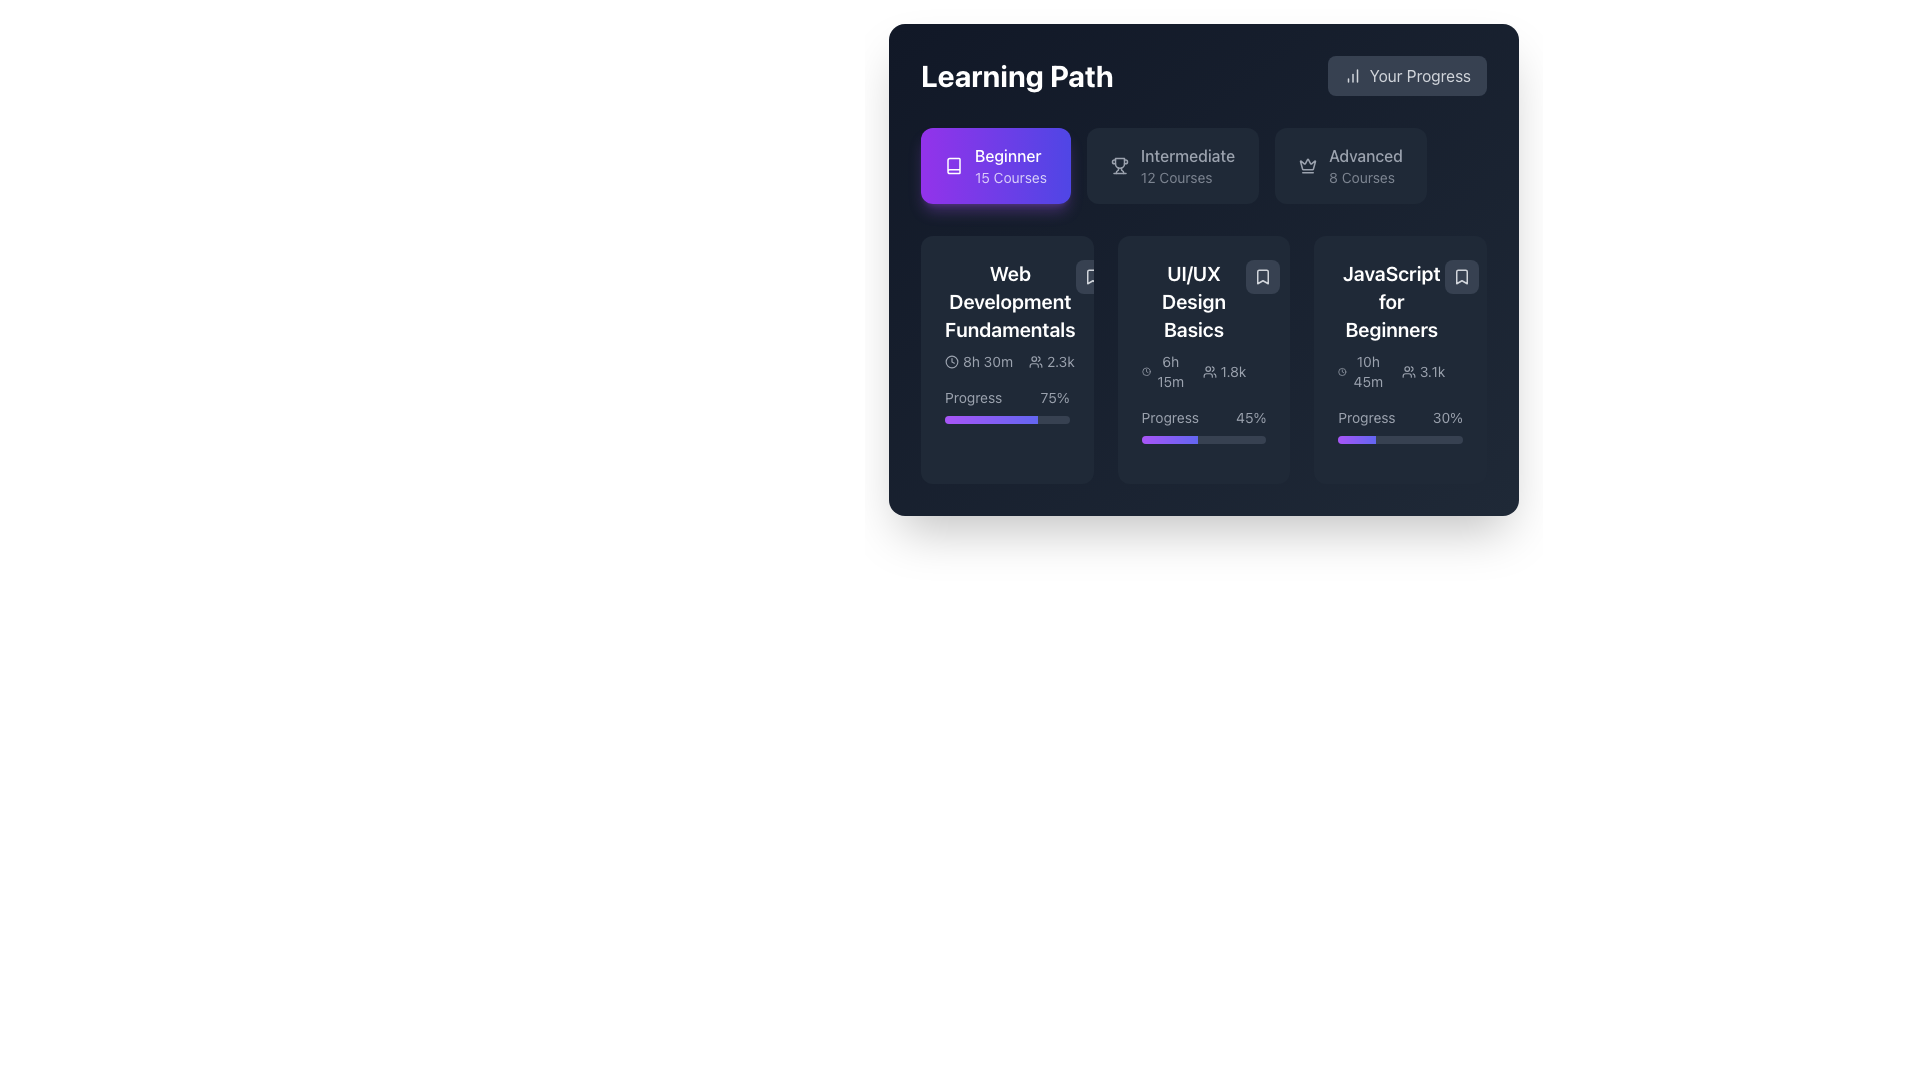  Describe the element at coordinates (1262, 277) in the screenshot. I see `the bookmark-like icon located in the top-right corner of the 'UI/UX Design Basics' card` at that location.